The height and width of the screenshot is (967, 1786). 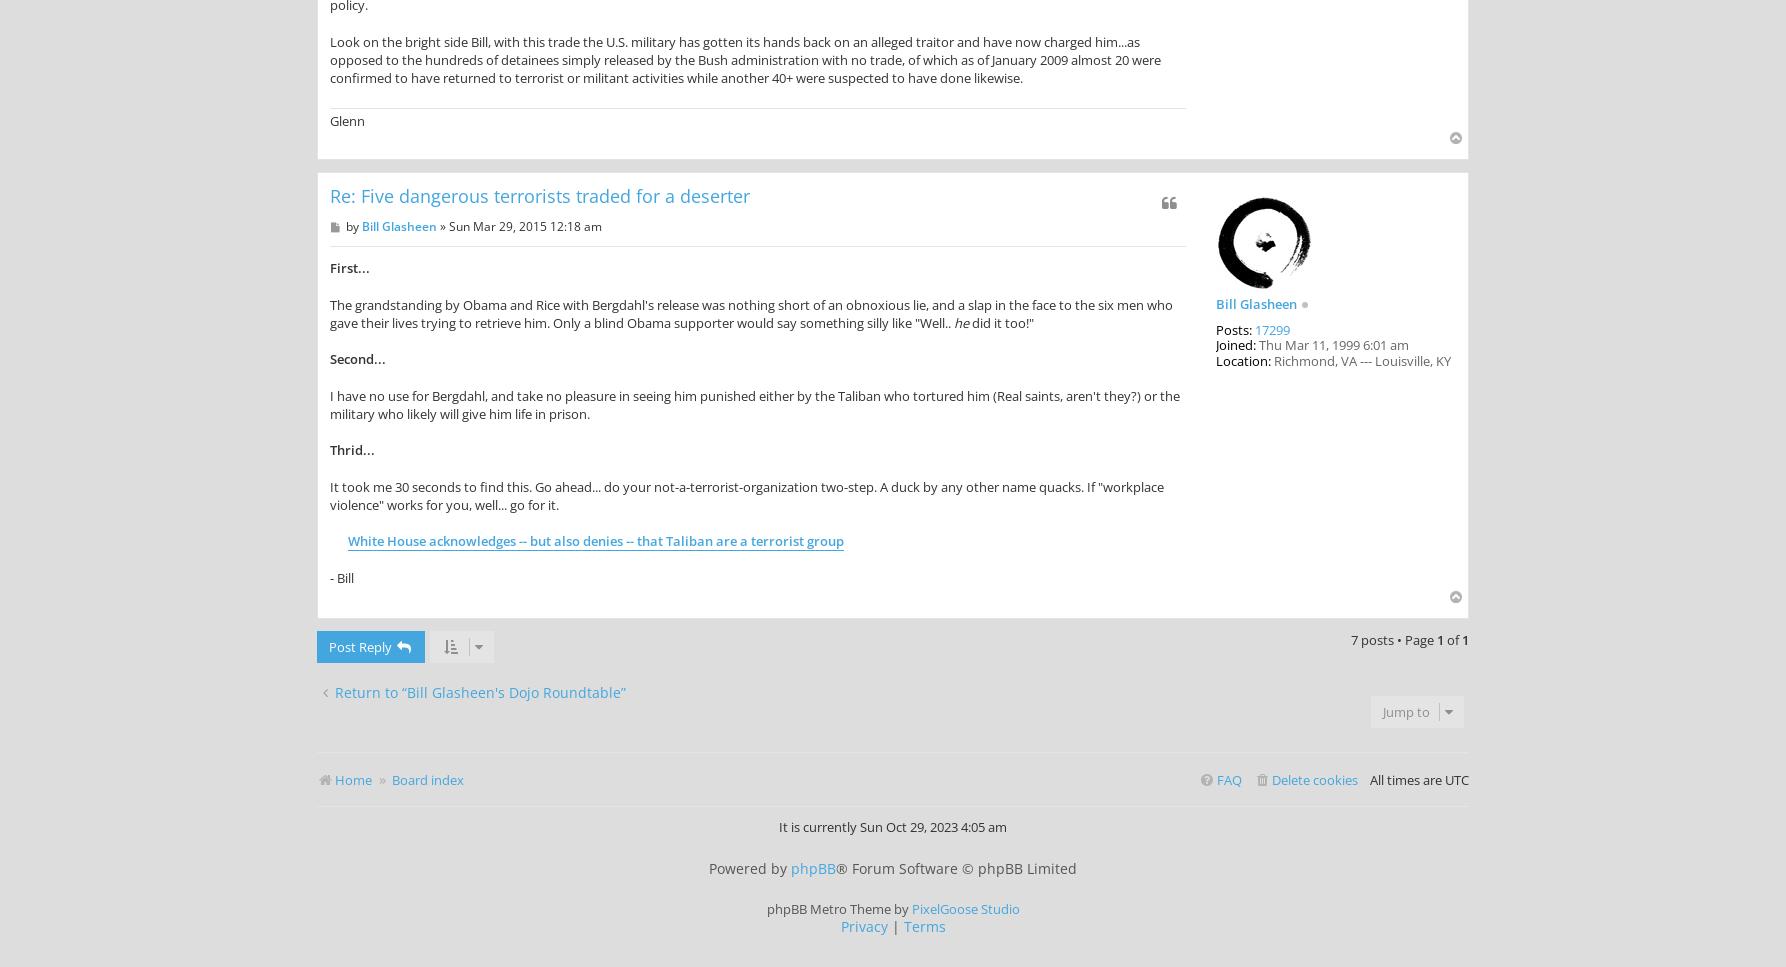 What do you see at coordinates (1243, 359) in the screenshot?
I see `'Location:'` at bounding box center [1243, 359].